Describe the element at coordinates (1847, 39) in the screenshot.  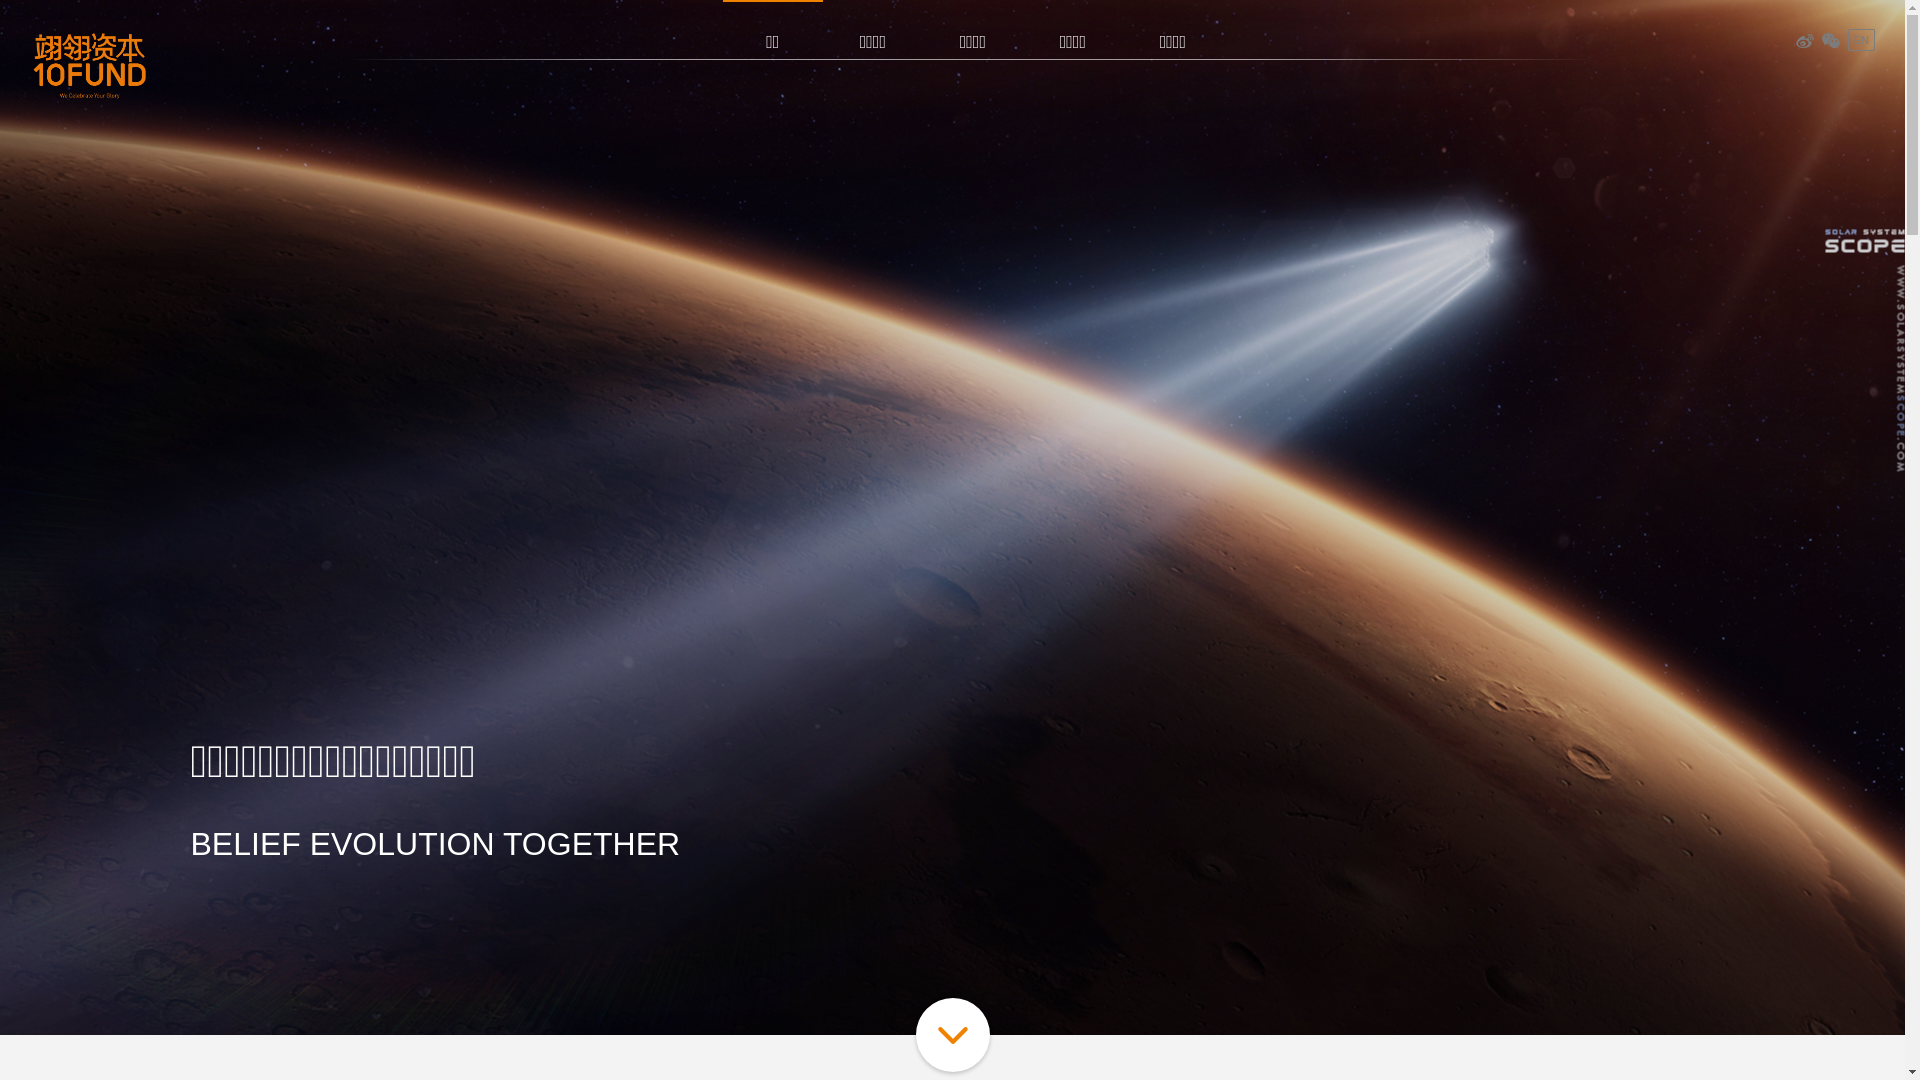
I see `'EN'` at that location.